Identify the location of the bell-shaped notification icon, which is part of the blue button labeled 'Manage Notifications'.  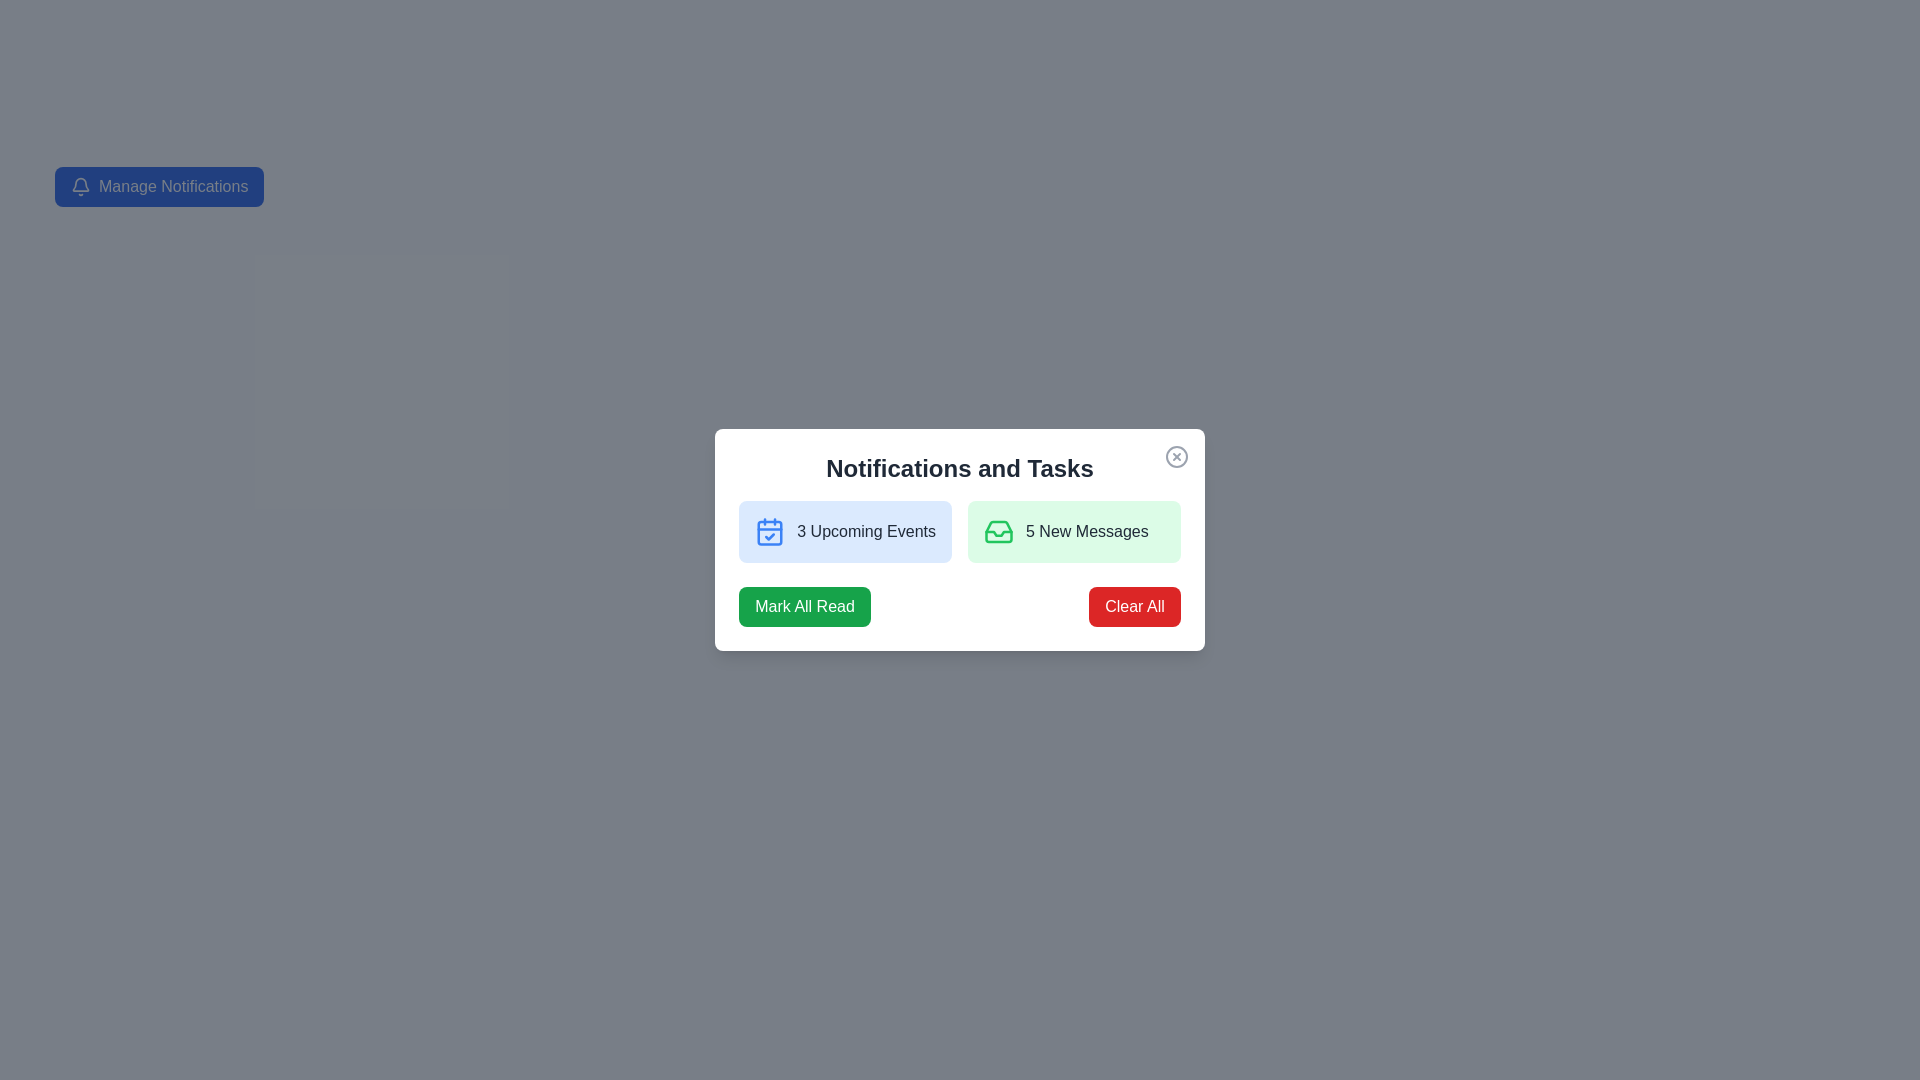
(80, 184).